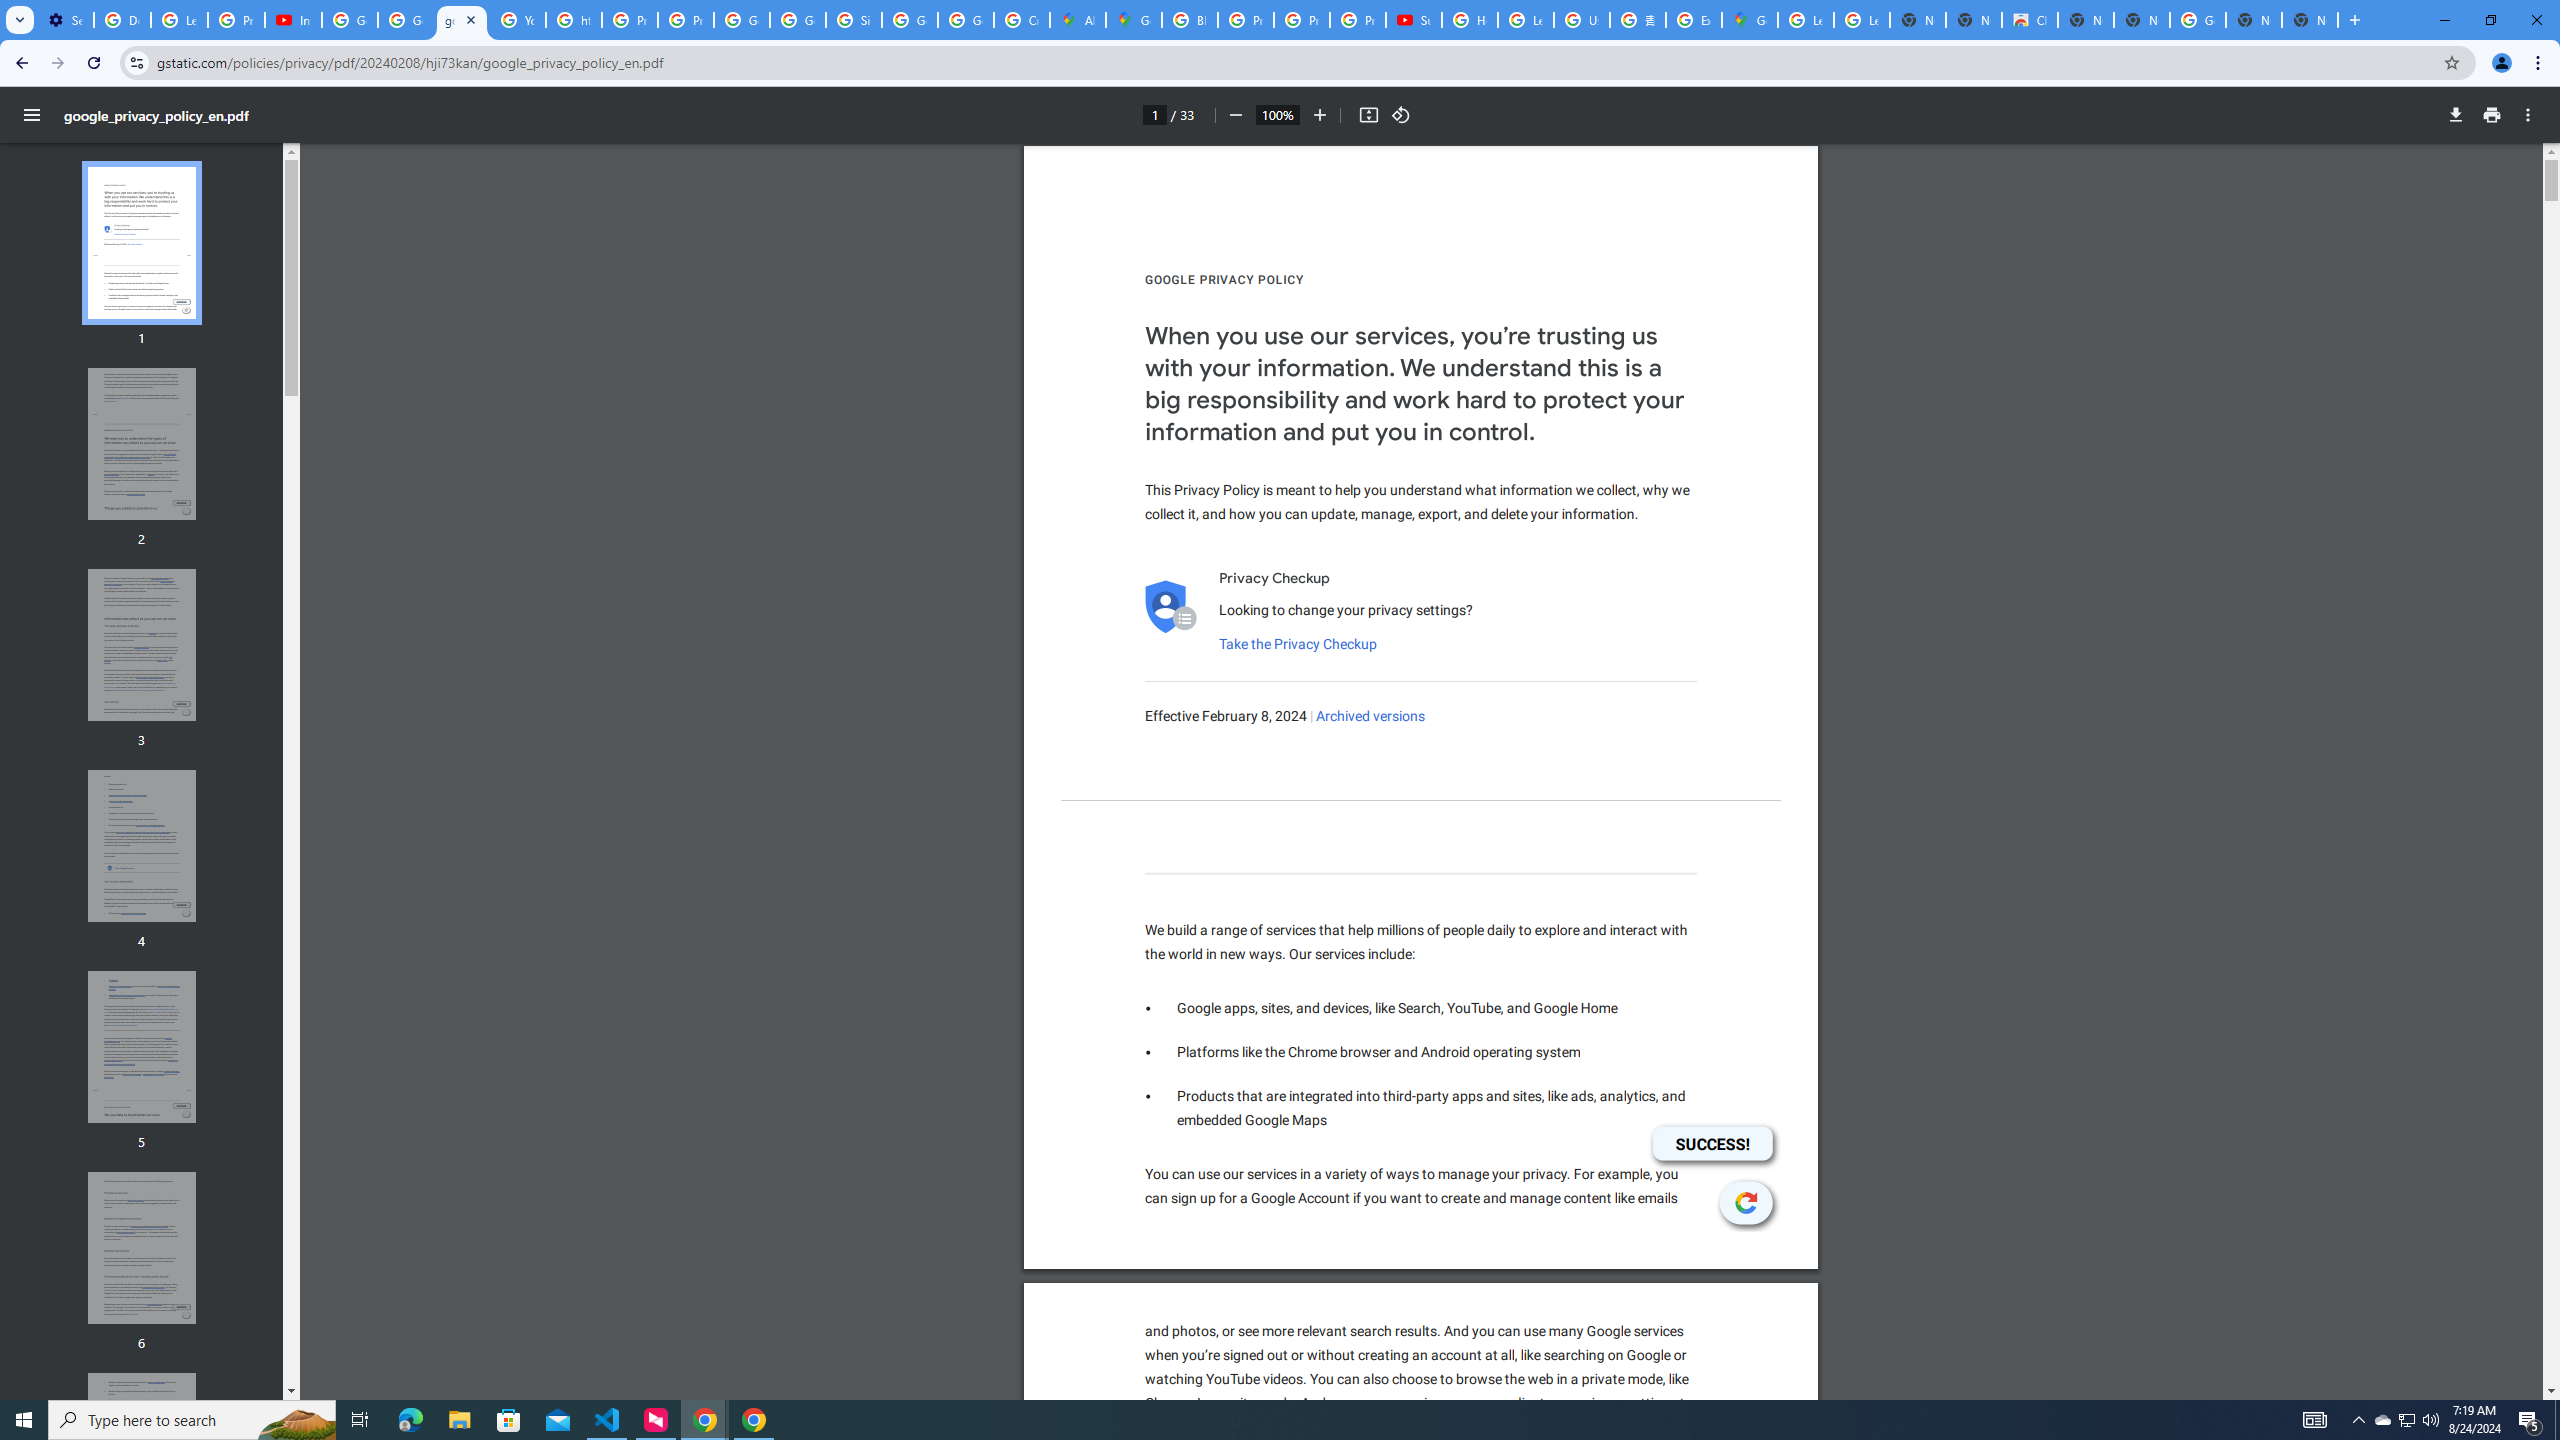 This screenshot has width=2560, height=1440. Describe the element at coordinates (1235, 114) in the screenshot. I see `'Zoom out'` at that location.